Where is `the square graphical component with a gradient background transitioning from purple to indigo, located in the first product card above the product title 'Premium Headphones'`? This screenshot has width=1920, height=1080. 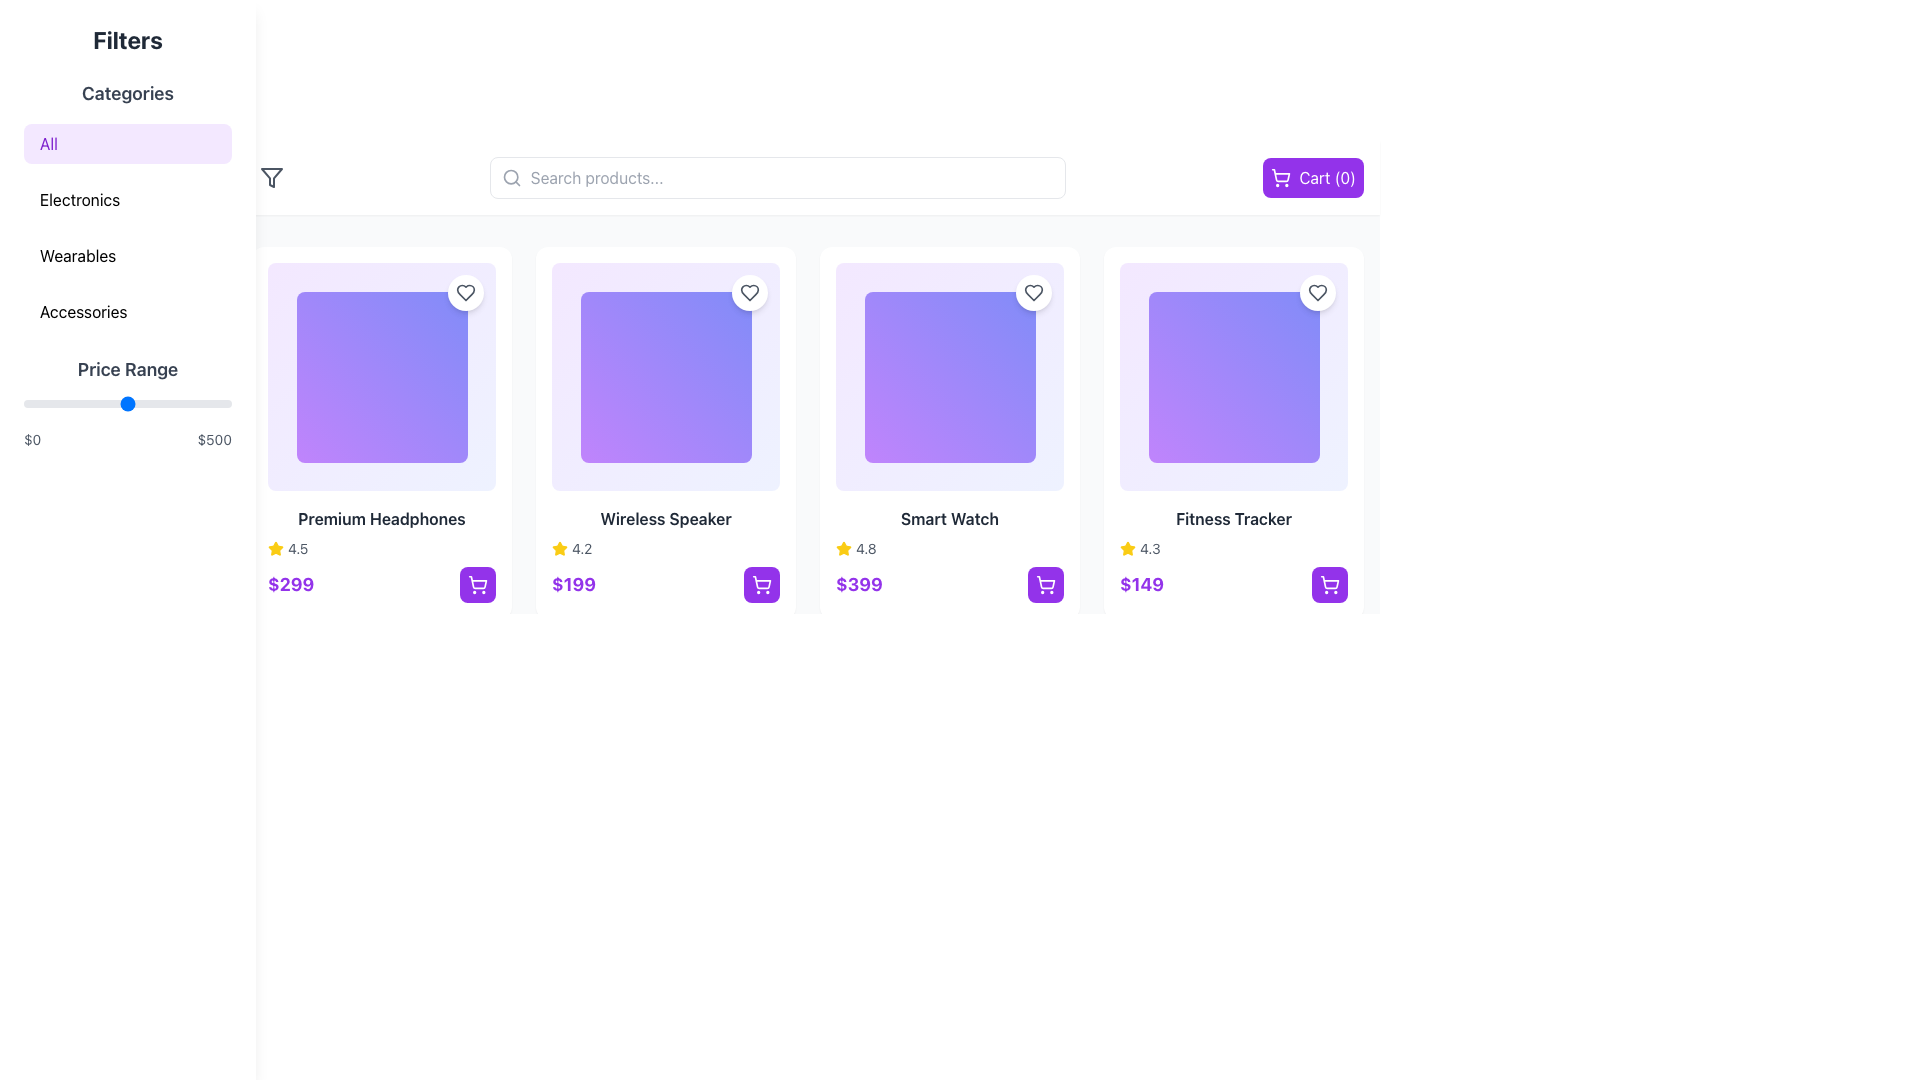 the square graphical component with a gradient background transitioning from purple to indigo, located in the first product card above the product title 'Premium Headphones' is located at coordinates (382, 377).